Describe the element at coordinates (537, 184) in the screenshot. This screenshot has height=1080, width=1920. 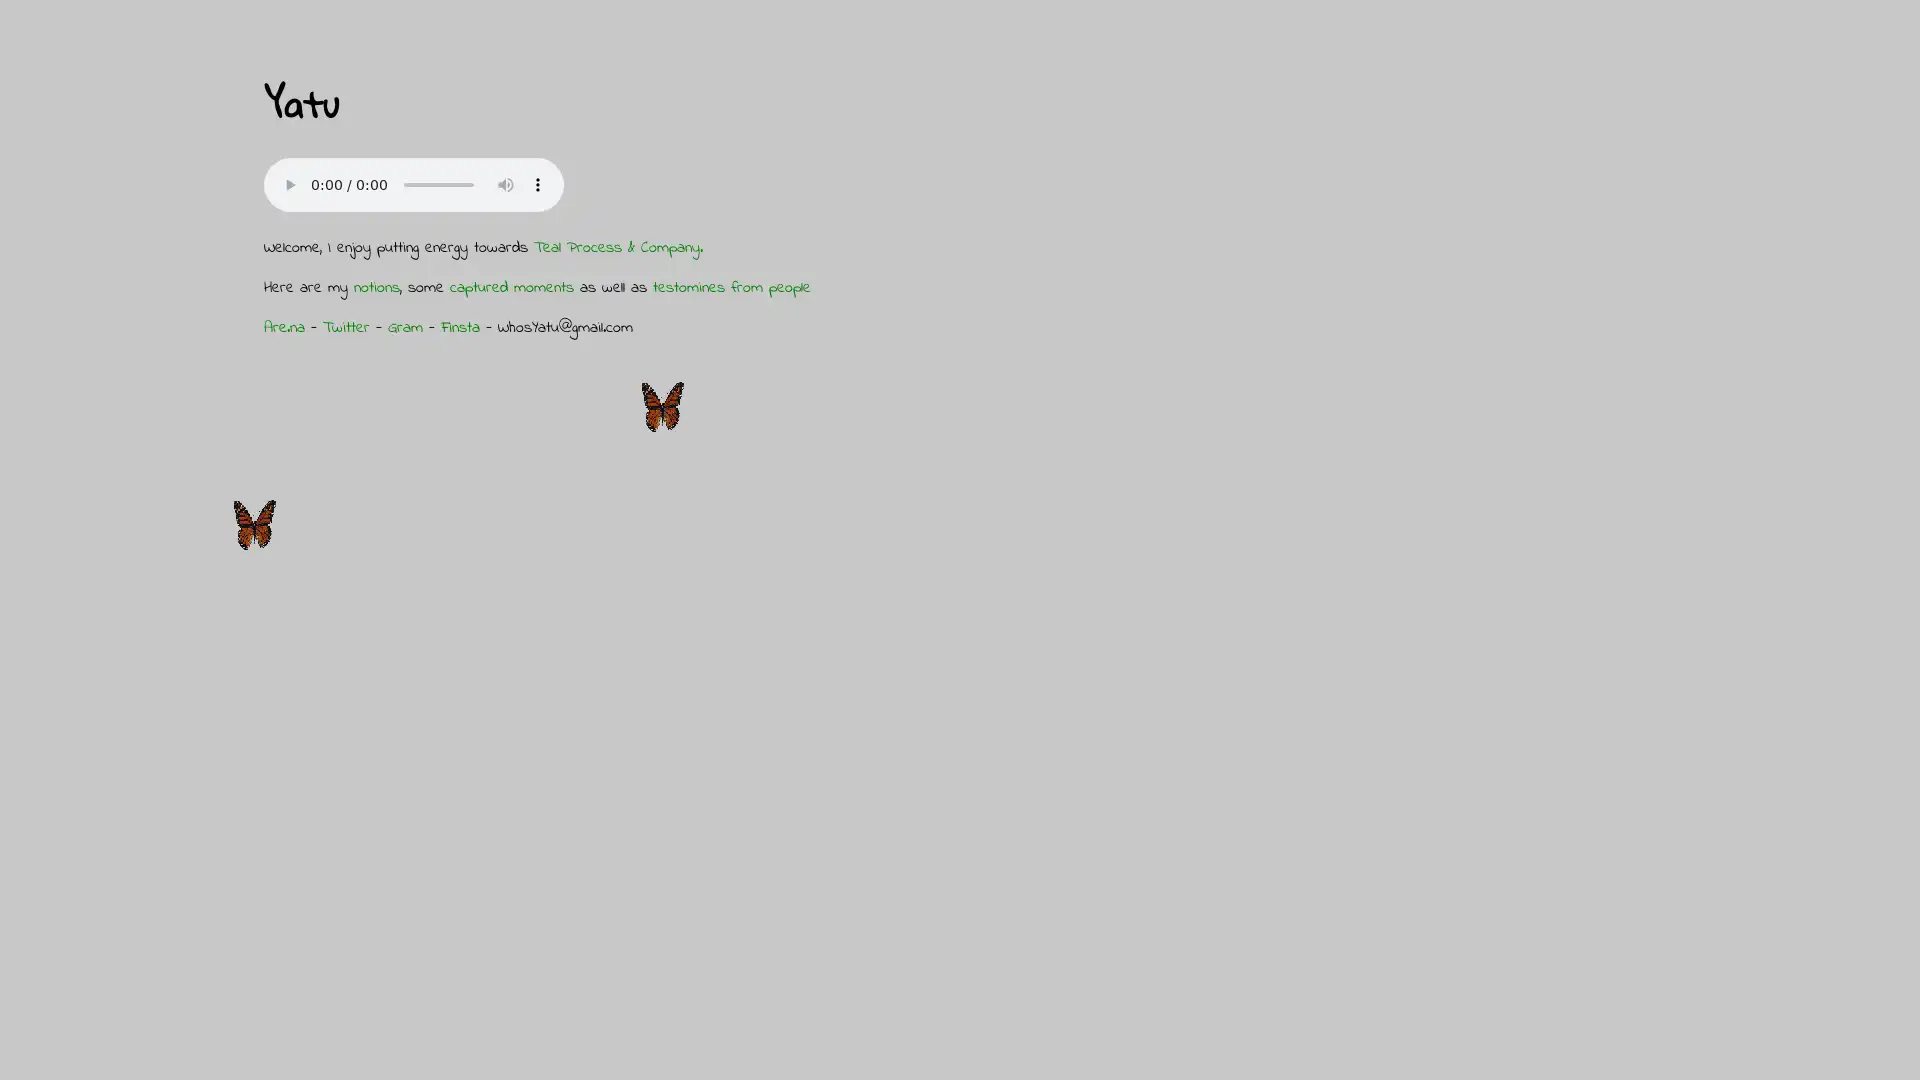
I see `show more media controls` at that location.